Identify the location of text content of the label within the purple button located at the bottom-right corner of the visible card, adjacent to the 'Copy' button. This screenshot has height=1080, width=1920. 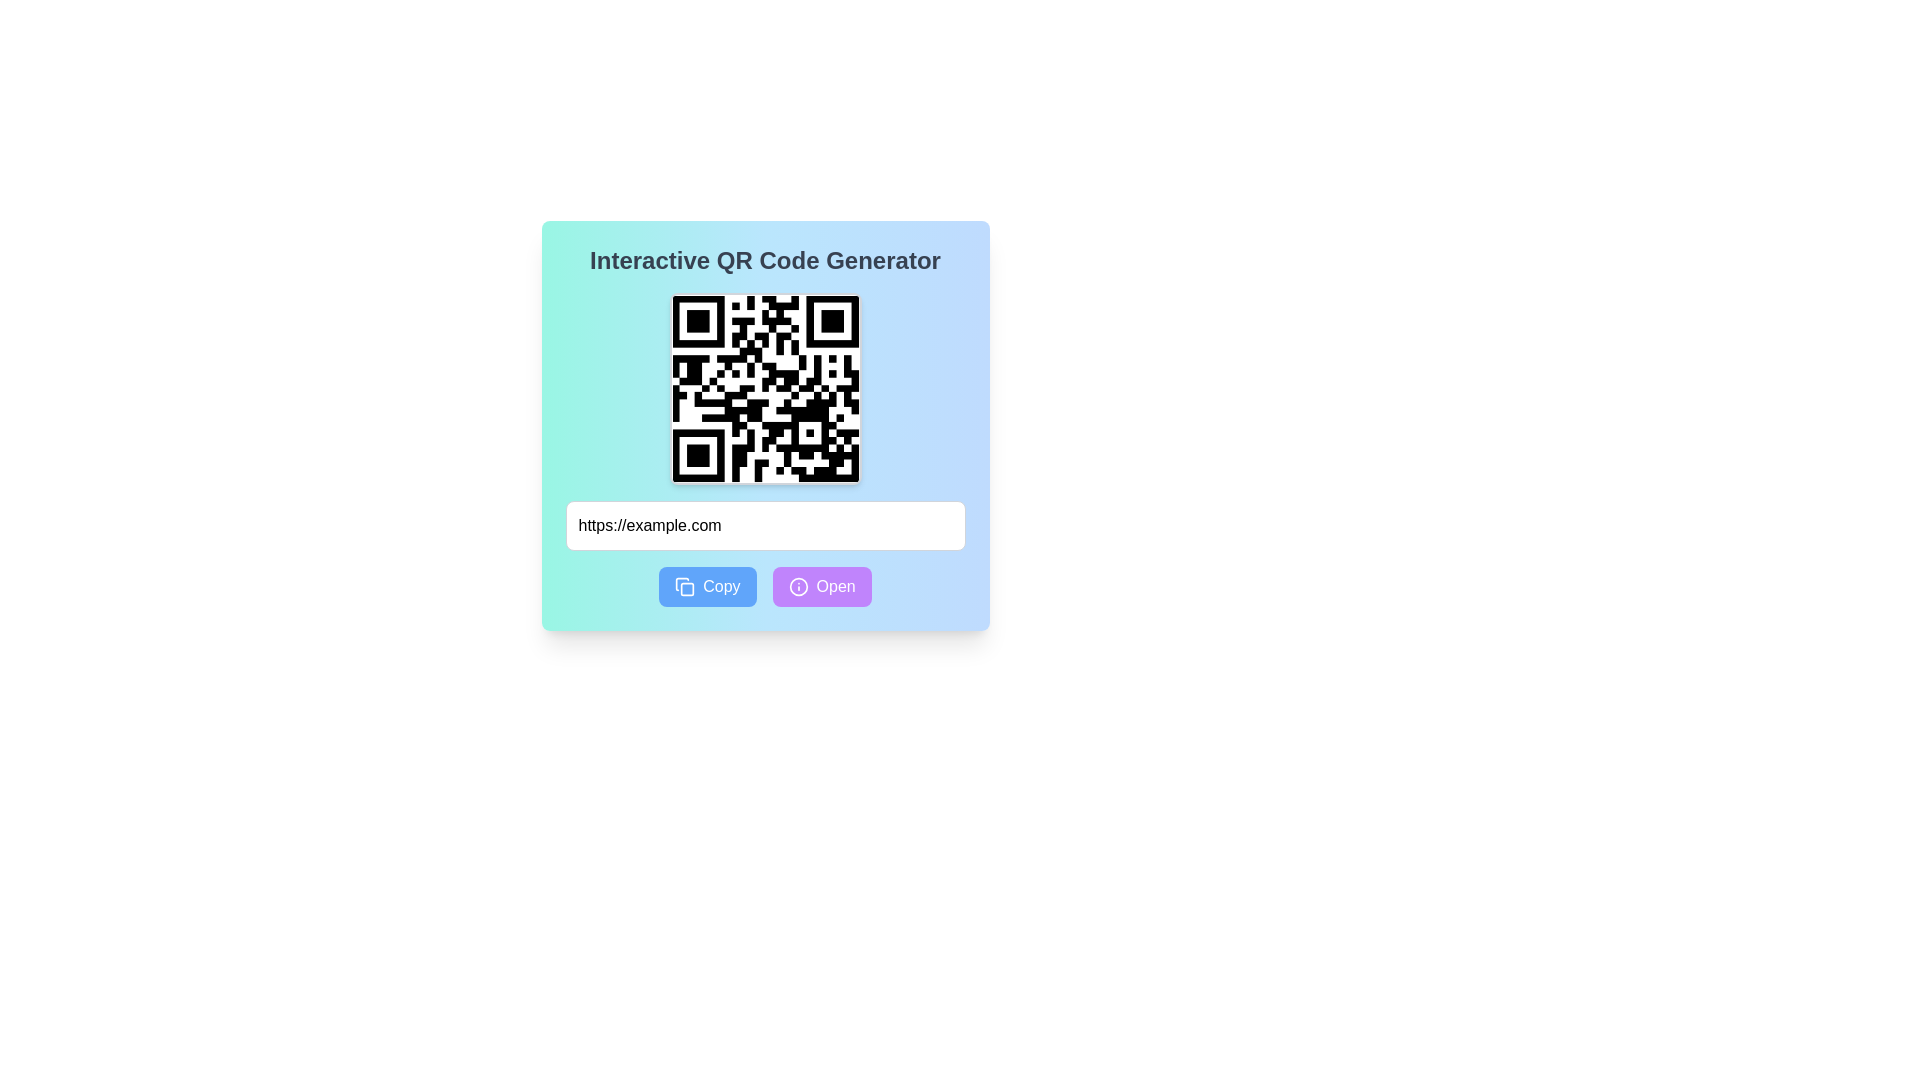
(836, 585).